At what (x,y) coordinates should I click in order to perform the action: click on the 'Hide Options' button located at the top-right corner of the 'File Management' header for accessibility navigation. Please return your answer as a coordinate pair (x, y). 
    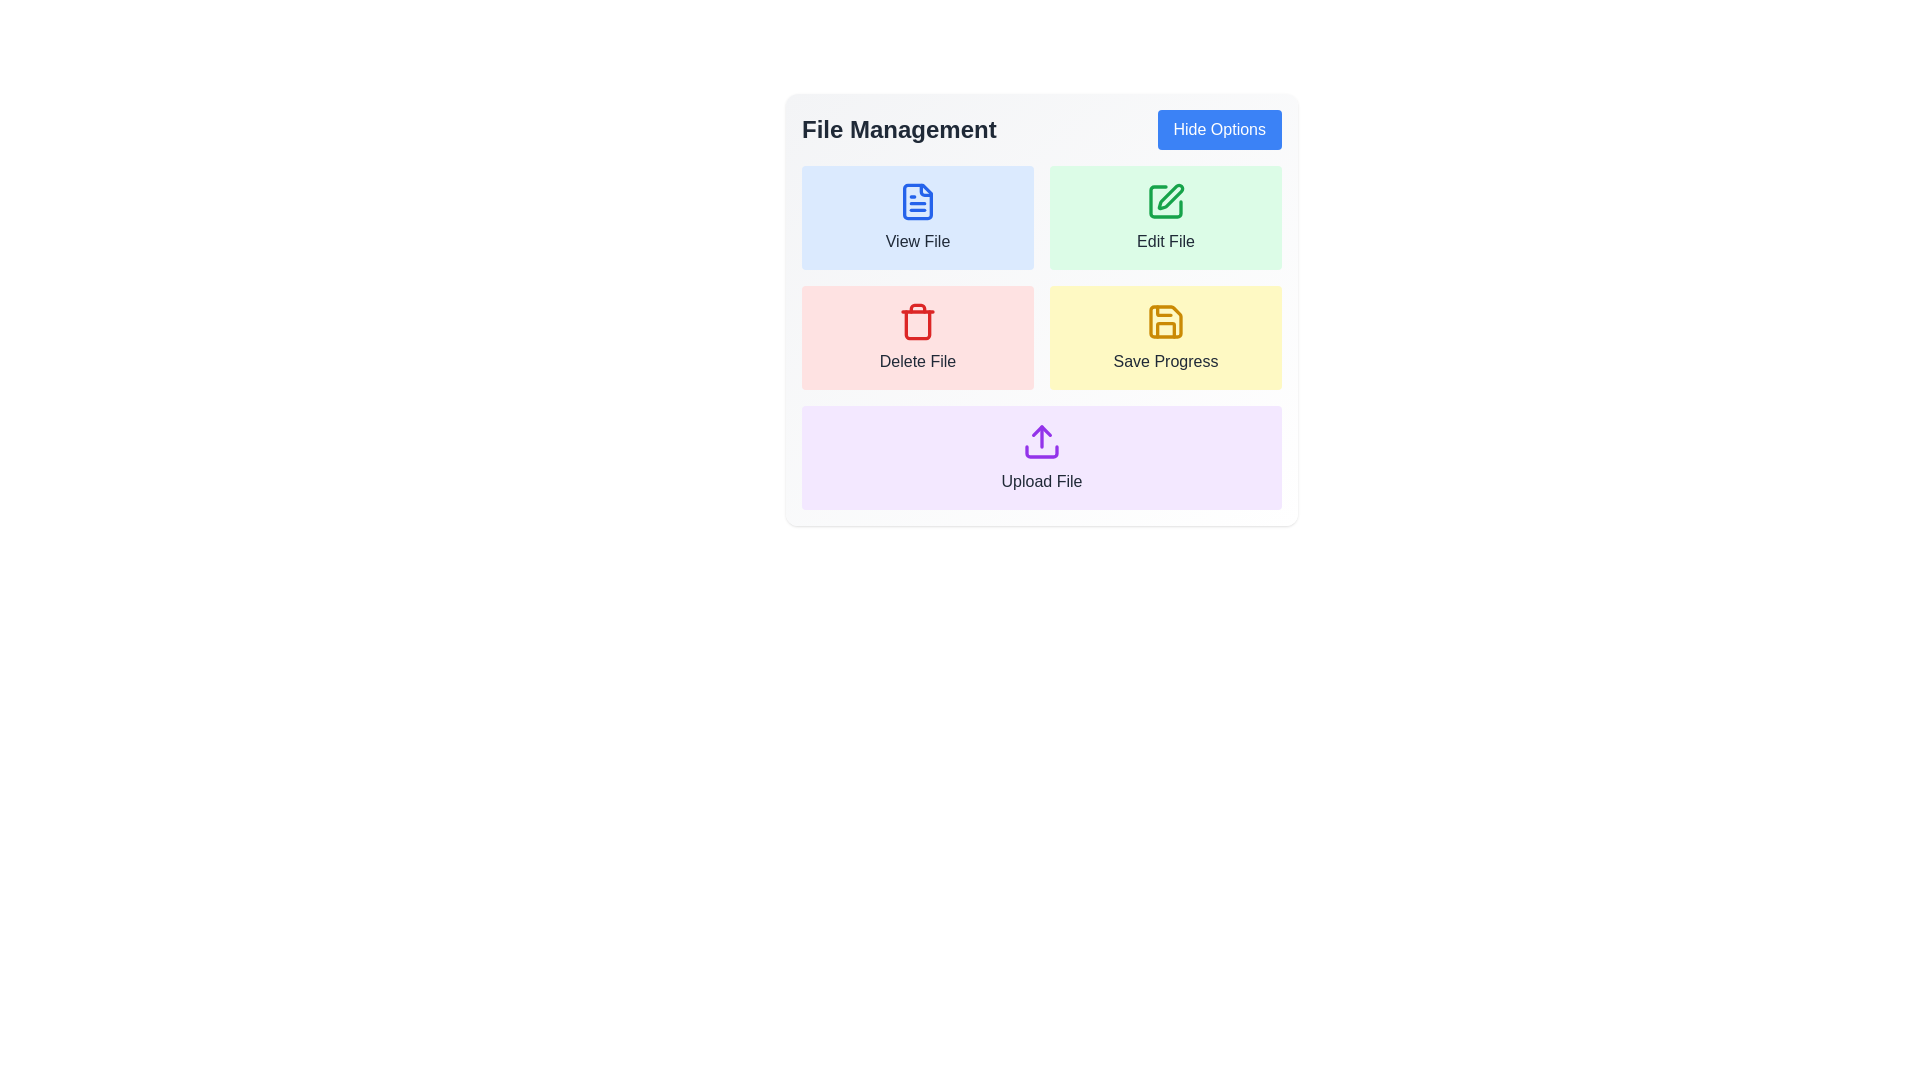
    Looking at the image, I should click on (1218, 130).